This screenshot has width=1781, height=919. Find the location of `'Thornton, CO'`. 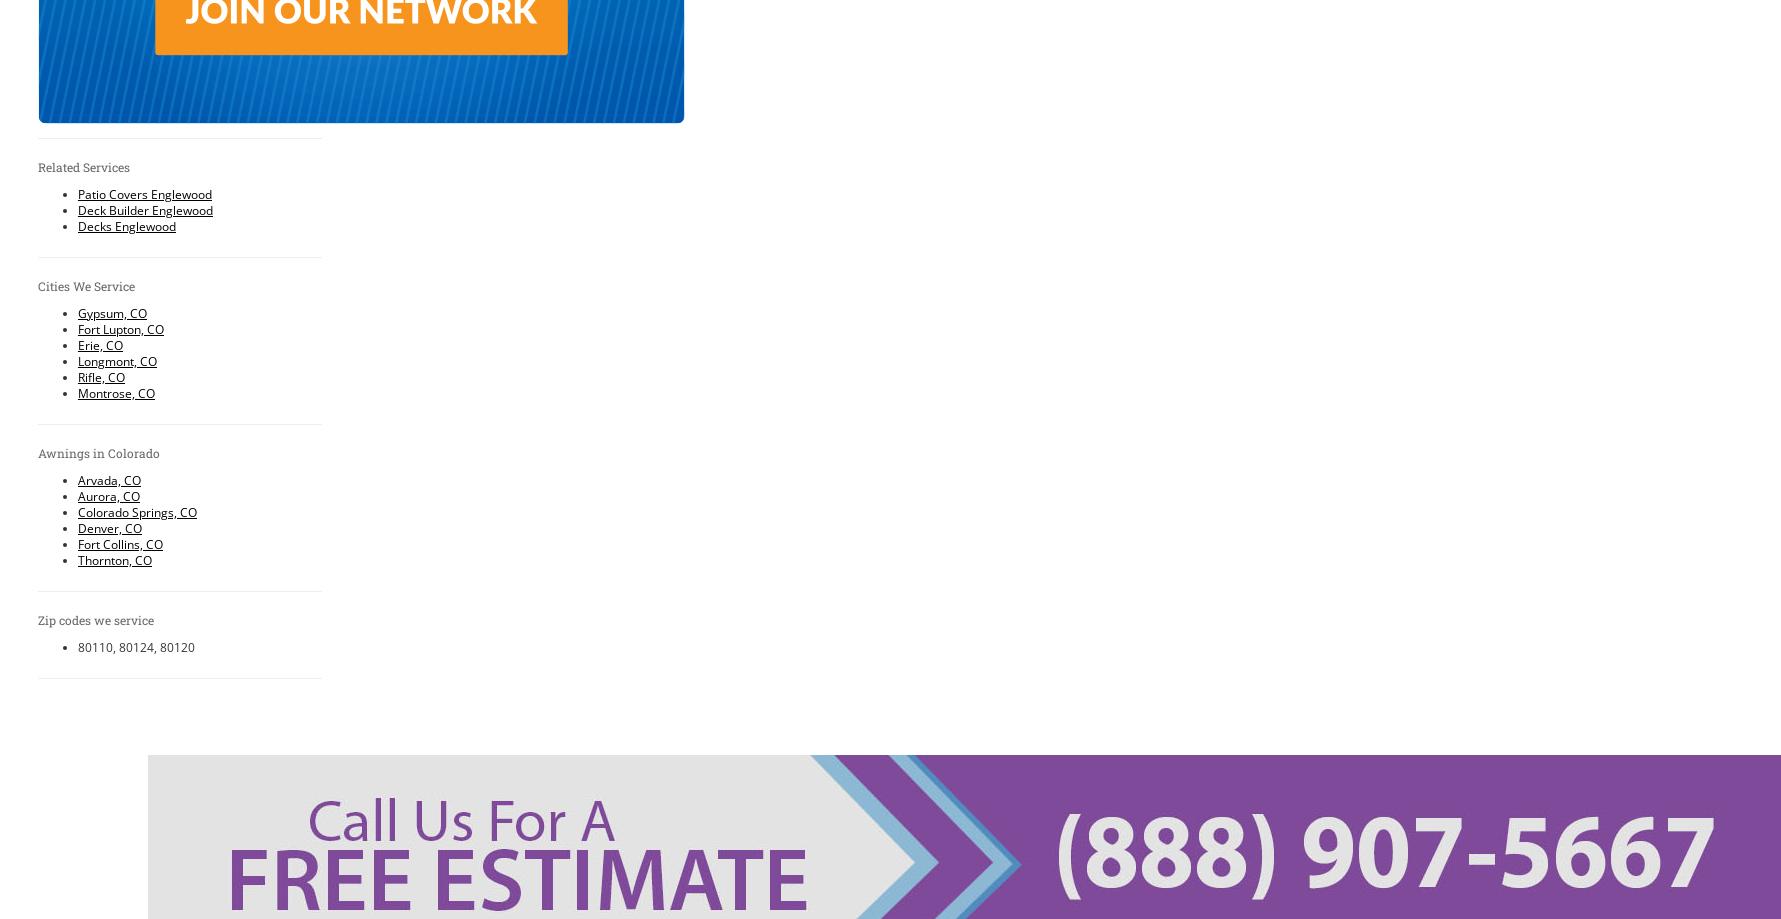

'Thornton, CO' is located at coordinates (114, 559).